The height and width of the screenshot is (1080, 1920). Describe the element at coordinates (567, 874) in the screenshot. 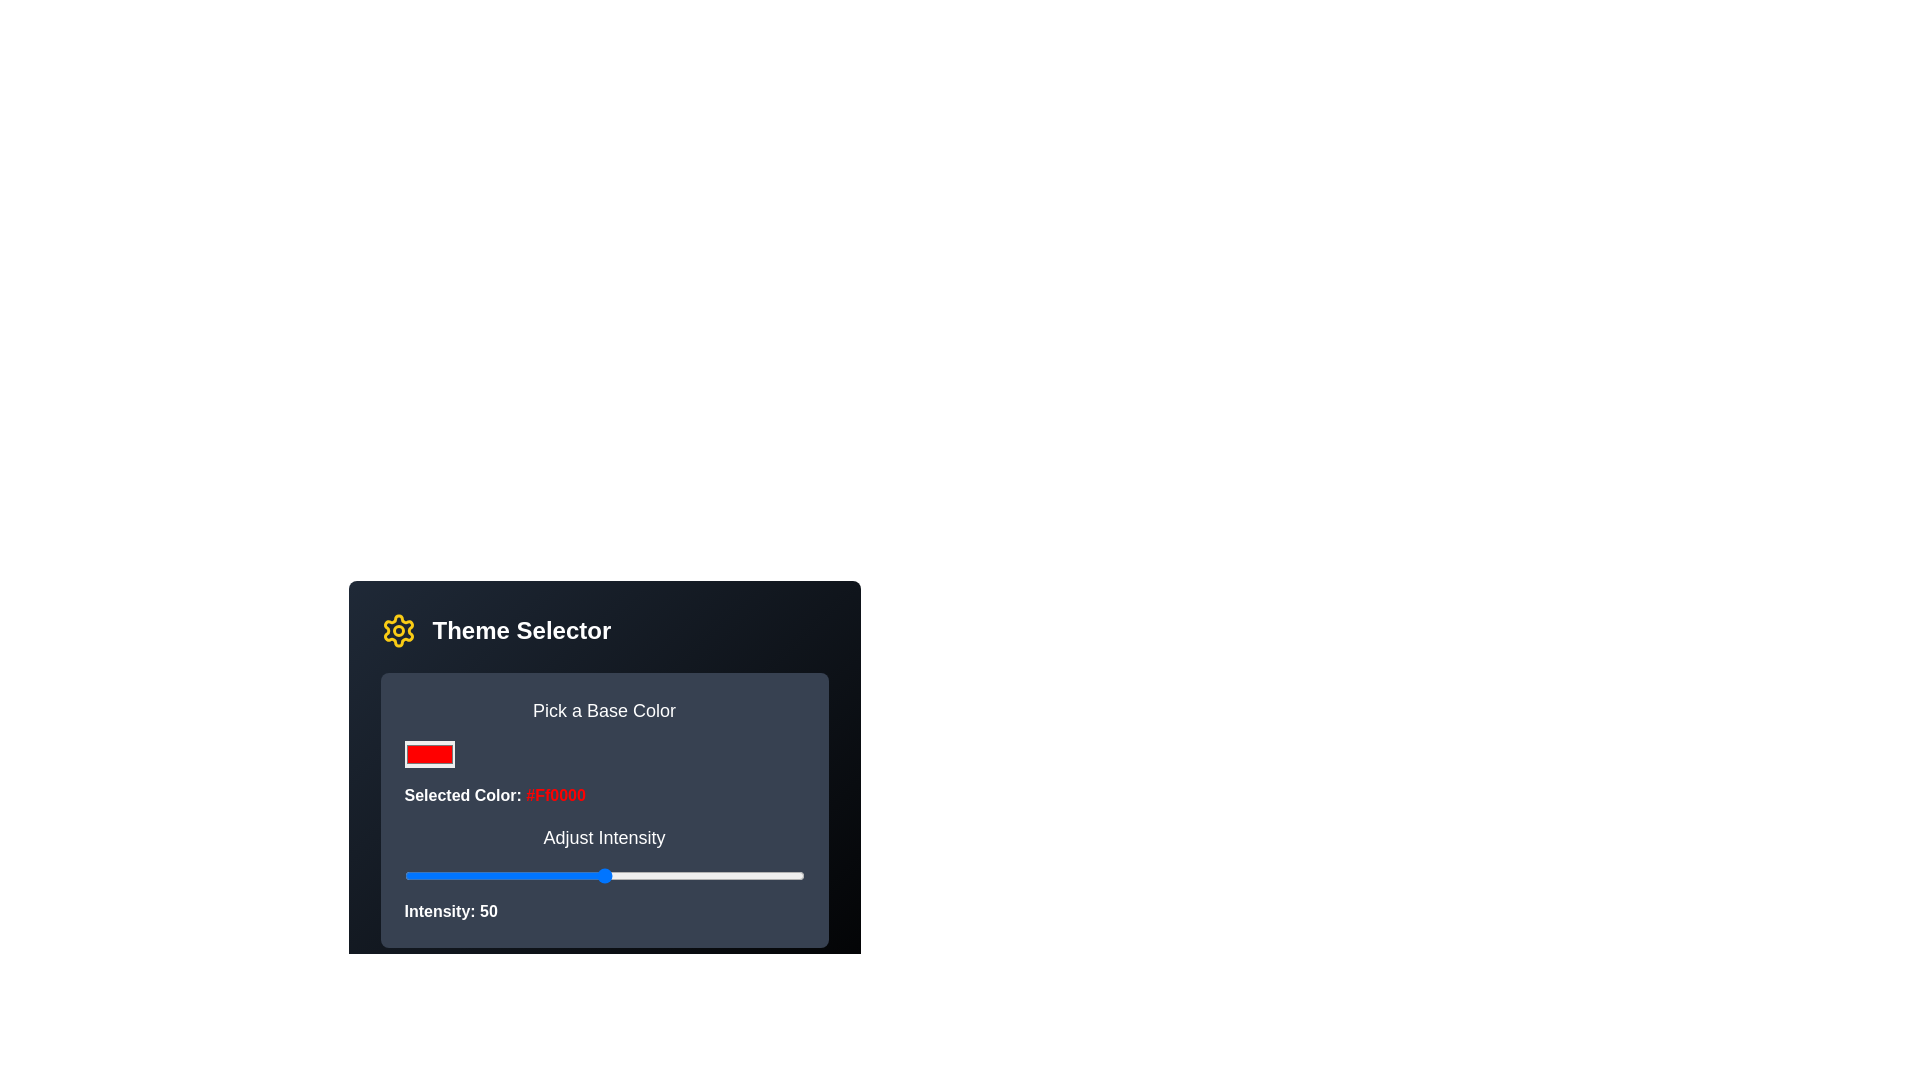

I see `the intensity slider to 41%` at that location.